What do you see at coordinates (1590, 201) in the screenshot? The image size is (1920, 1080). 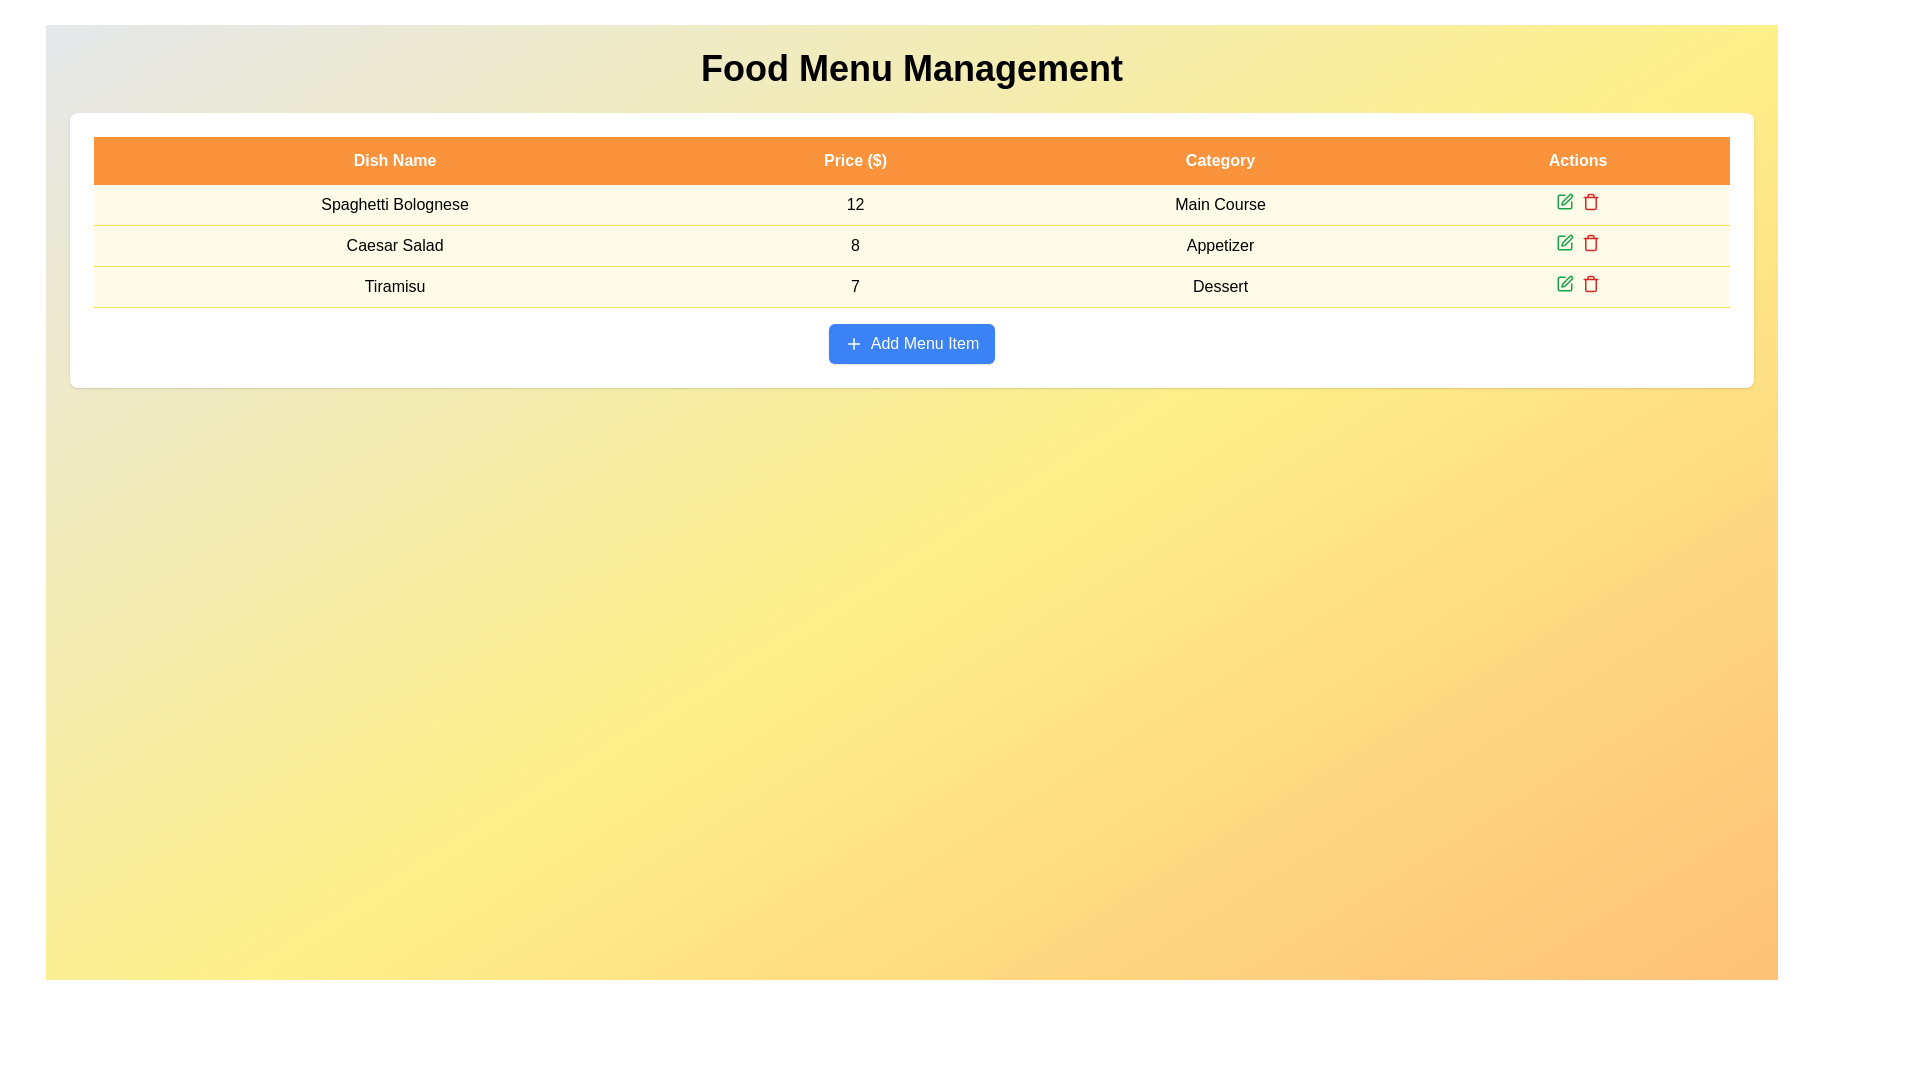 I see `the red trash can icon in the Actions column of the table corresponding to the Spaghetti Bolognese dish` at bounding box center [1590, 201].